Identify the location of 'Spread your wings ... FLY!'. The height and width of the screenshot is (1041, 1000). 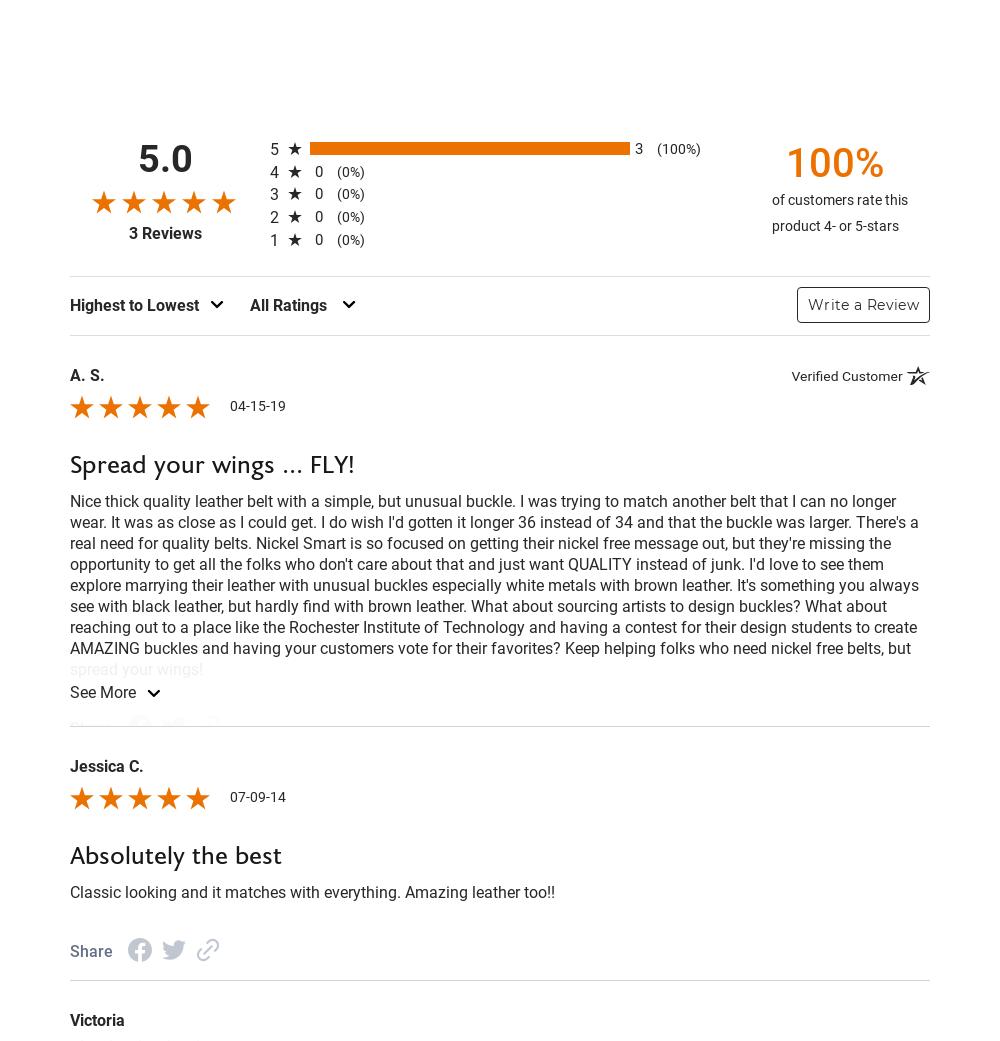
(211, 463).